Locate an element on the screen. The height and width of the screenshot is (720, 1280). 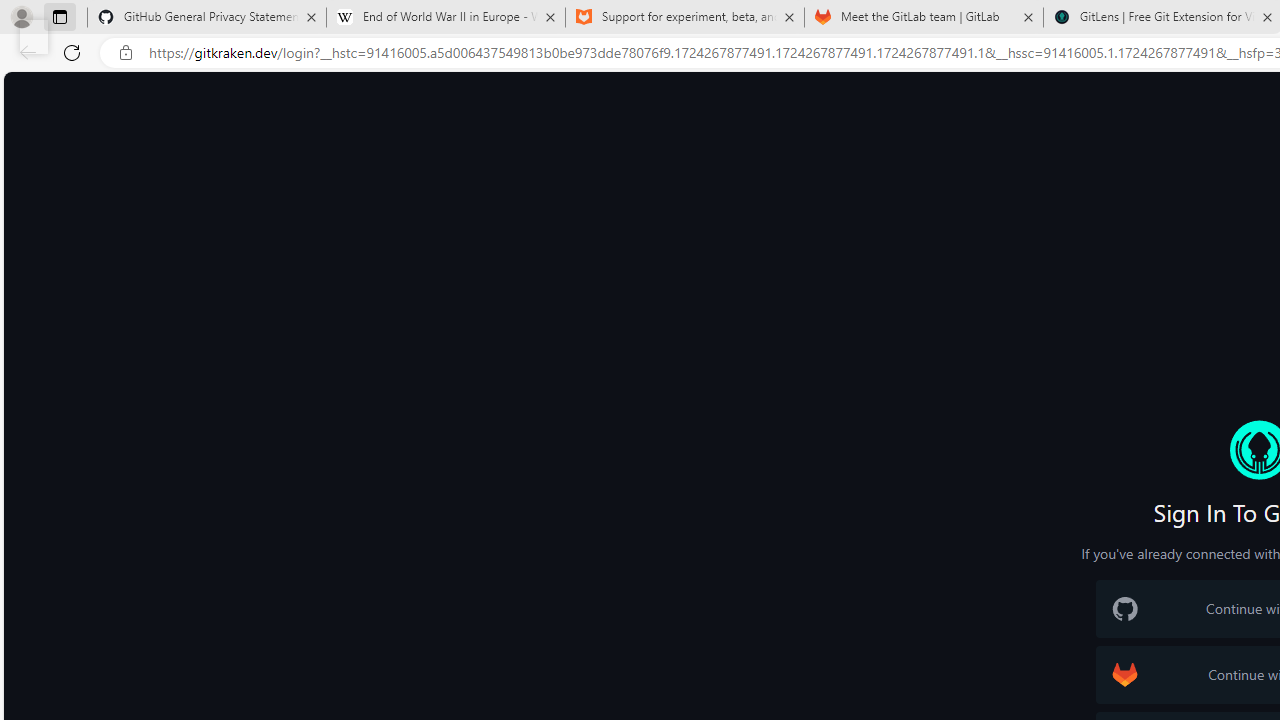
'End of World War II in Europe - Wikipedia' is located at coordinates (444, 17).